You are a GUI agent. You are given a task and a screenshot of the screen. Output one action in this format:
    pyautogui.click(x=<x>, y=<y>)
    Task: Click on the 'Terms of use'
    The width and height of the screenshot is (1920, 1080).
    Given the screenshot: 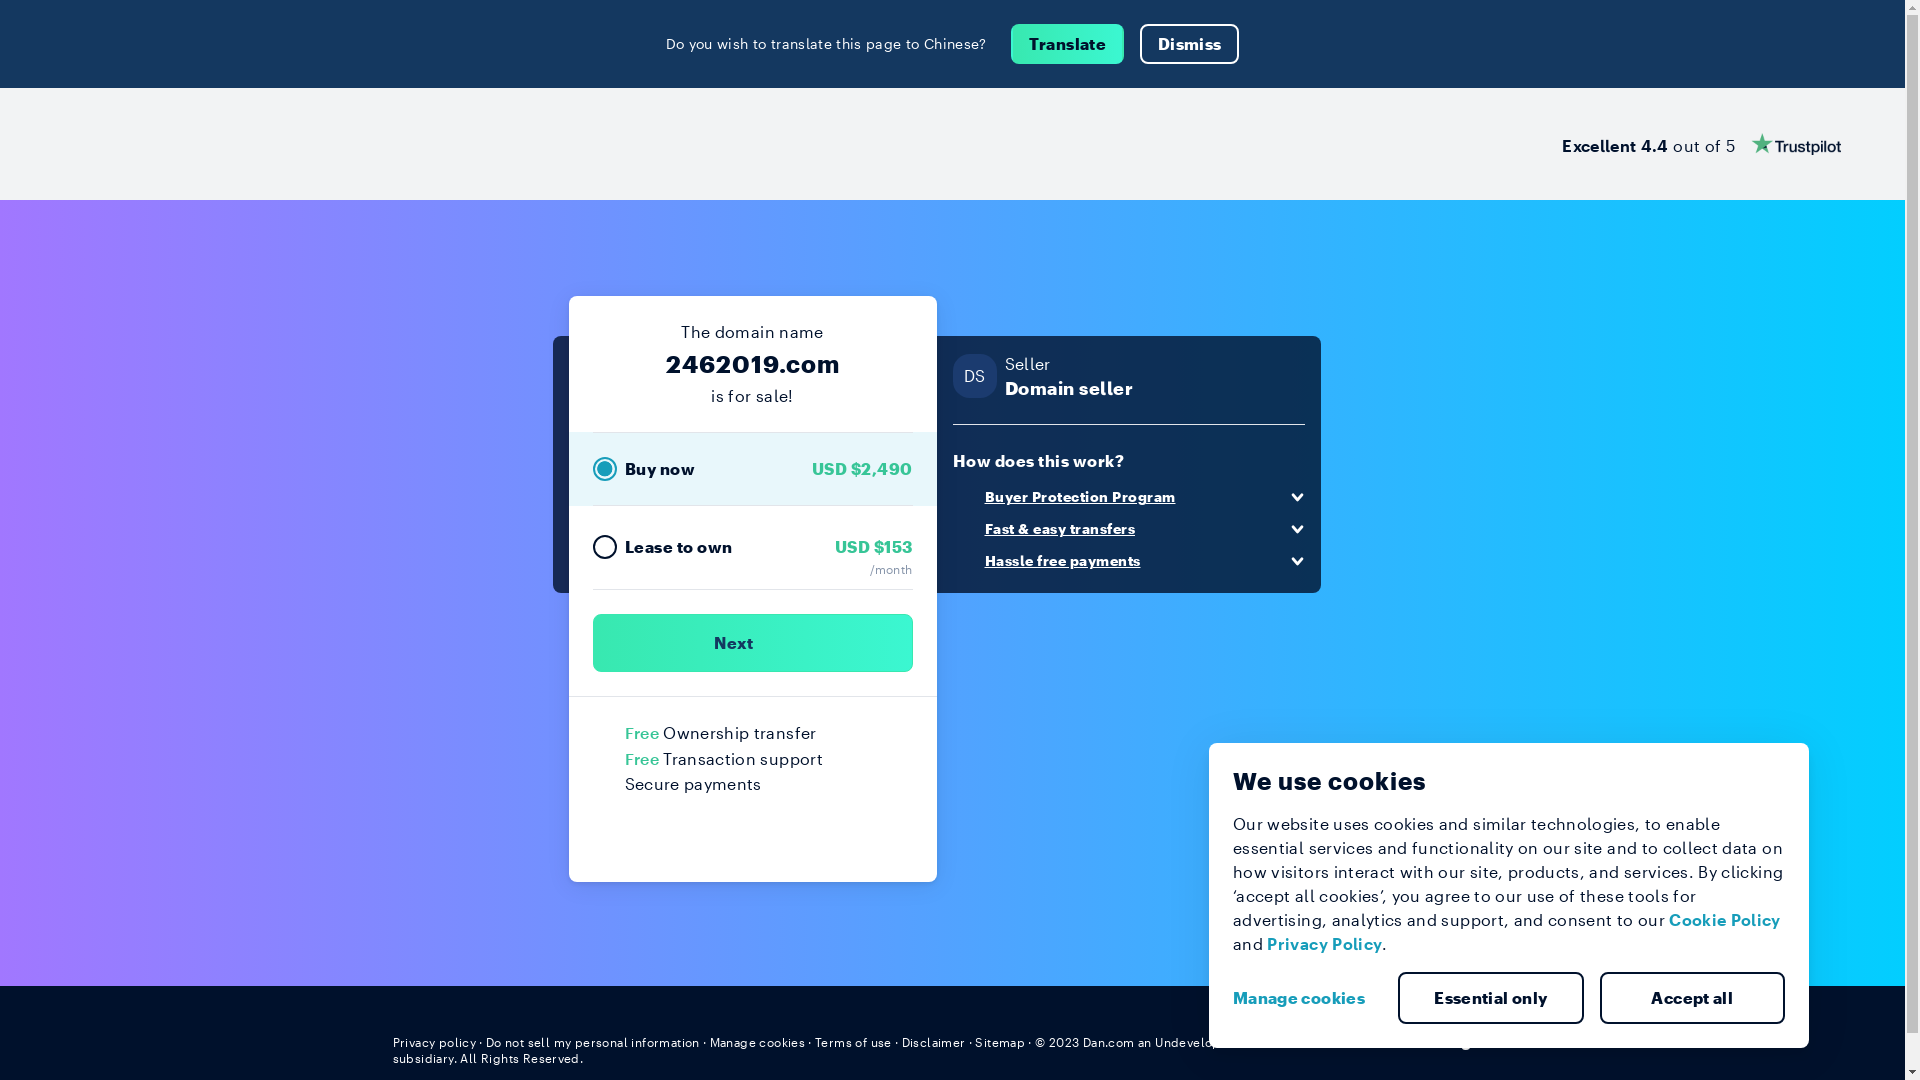 What is the action you would take?
    pyautogui.click(x=853, y=1040)
    